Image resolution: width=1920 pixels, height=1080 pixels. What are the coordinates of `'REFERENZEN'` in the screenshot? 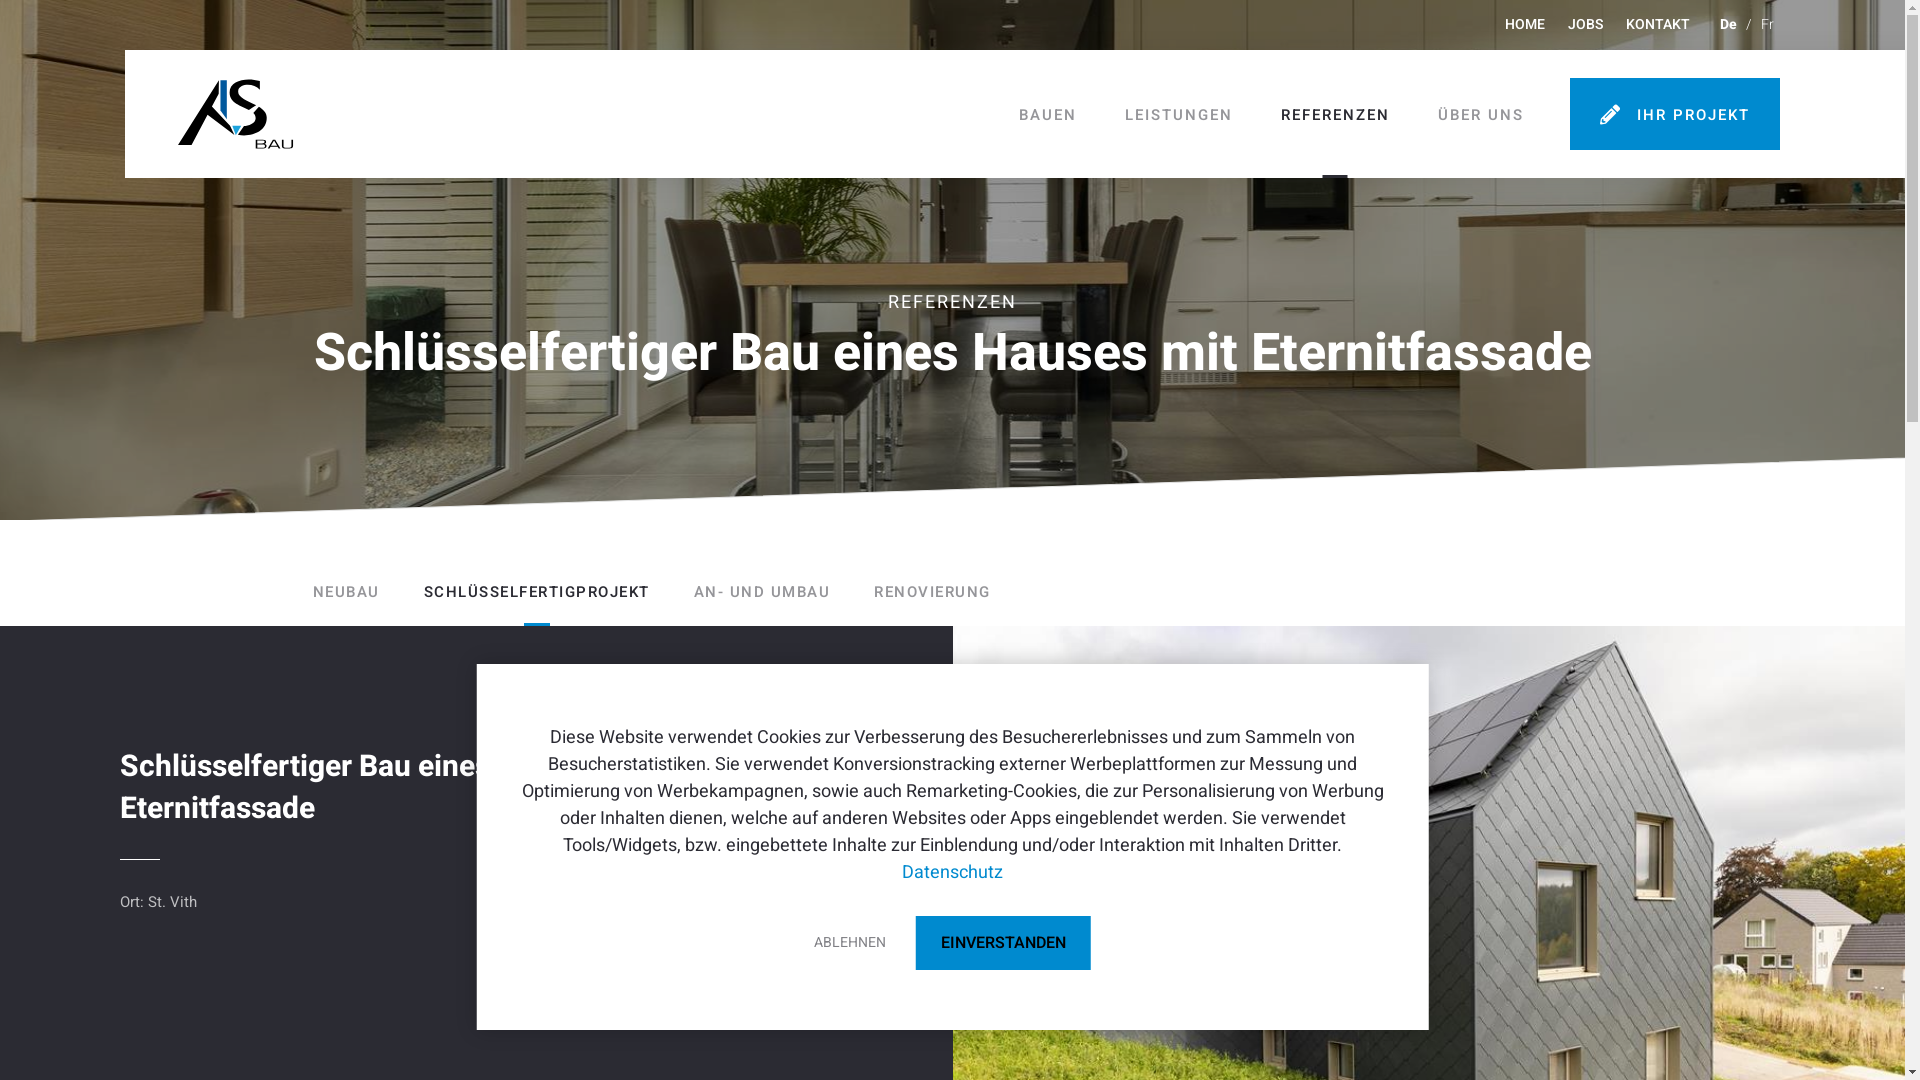 It's located at (1335, 115).